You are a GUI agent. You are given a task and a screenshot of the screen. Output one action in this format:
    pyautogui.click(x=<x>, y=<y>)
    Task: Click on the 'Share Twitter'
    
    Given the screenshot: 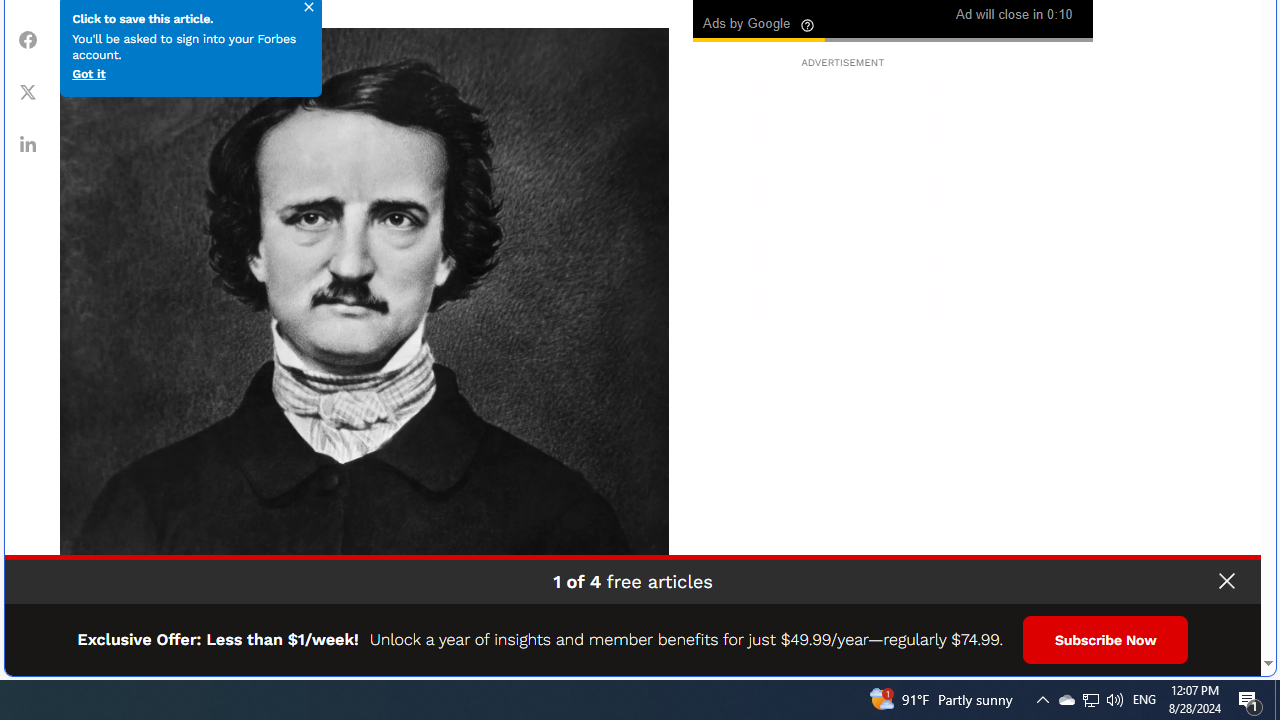 What is the action you would take?
    pyautogui.click(x=28, y=91)
    